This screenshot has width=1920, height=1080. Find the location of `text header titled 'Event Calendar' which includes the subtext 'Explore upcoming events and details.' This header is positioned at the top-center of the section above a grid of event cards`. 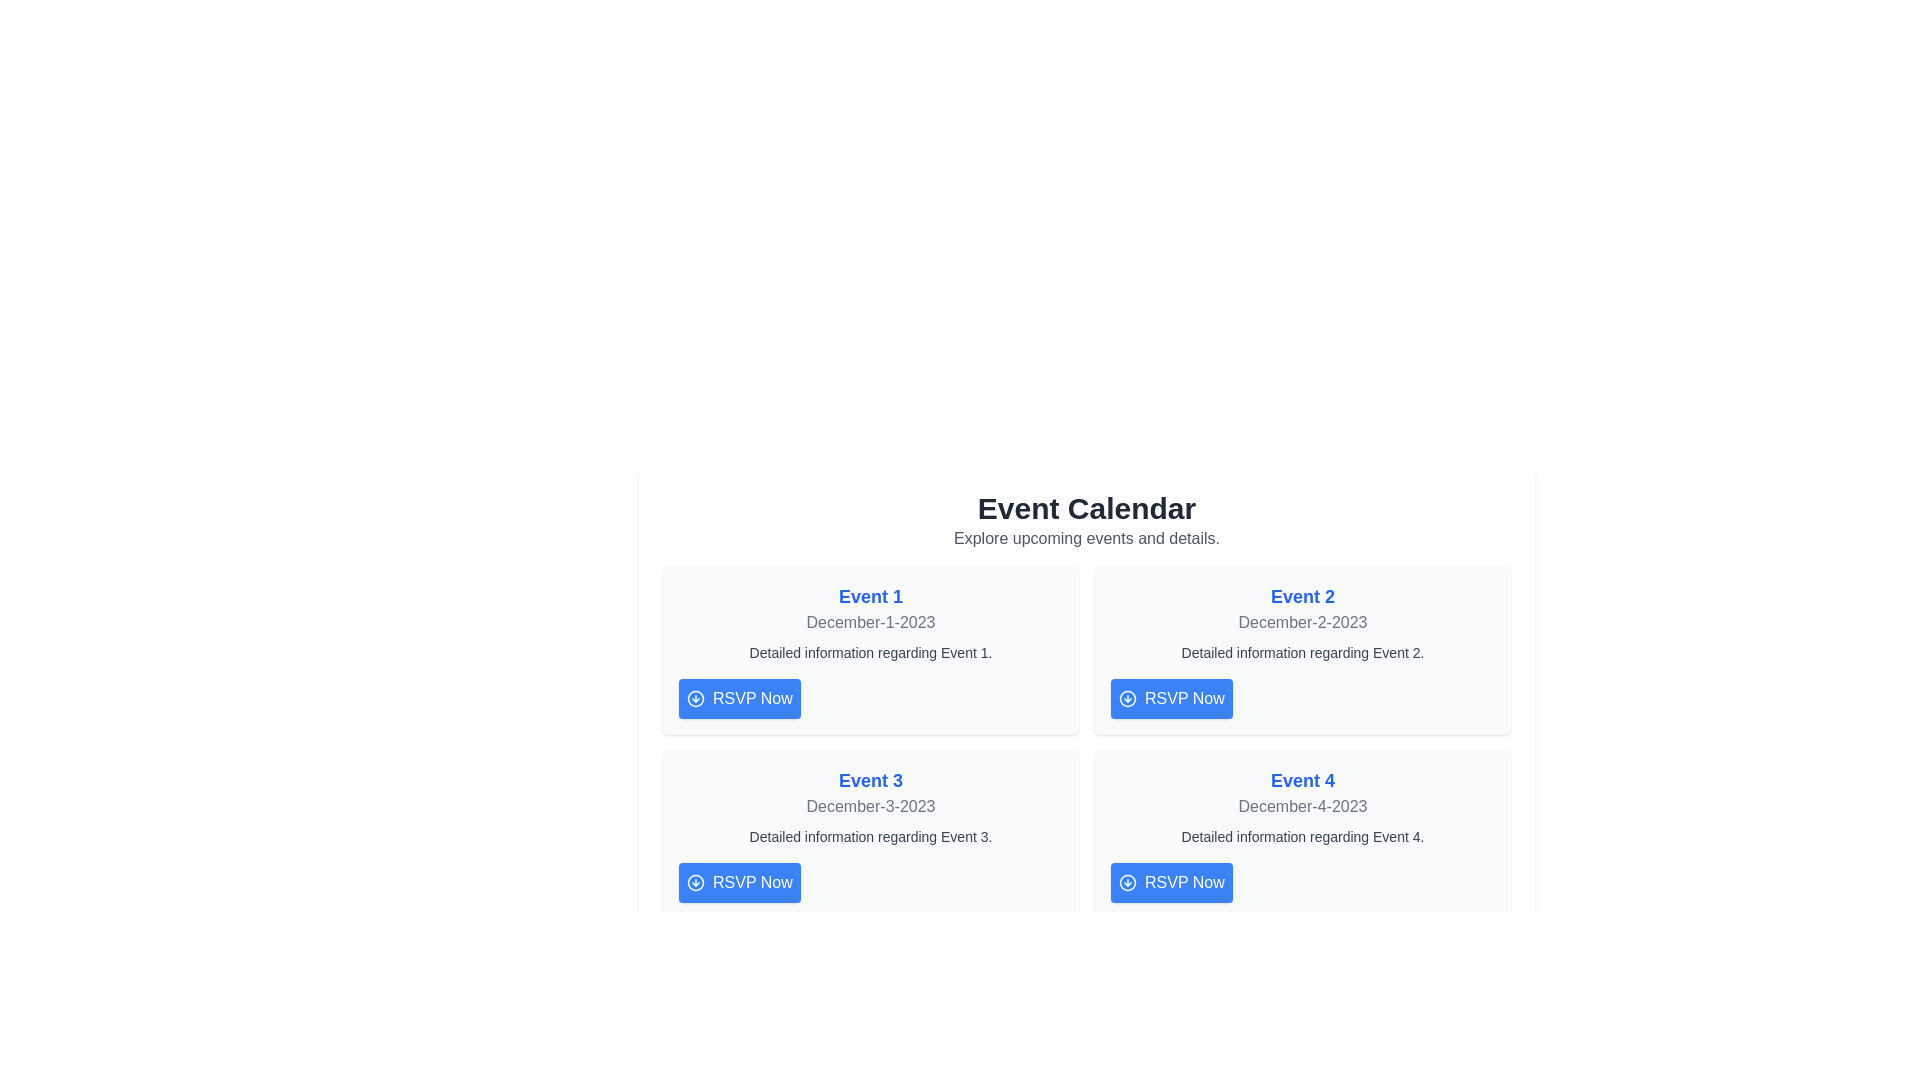

text header titled 'Event Calendar' which includes the subtext 'Explore upcoming events and details.' This header is positioned at the top-center of the section above a grid of event cards is located at coordinates (1085, 519).